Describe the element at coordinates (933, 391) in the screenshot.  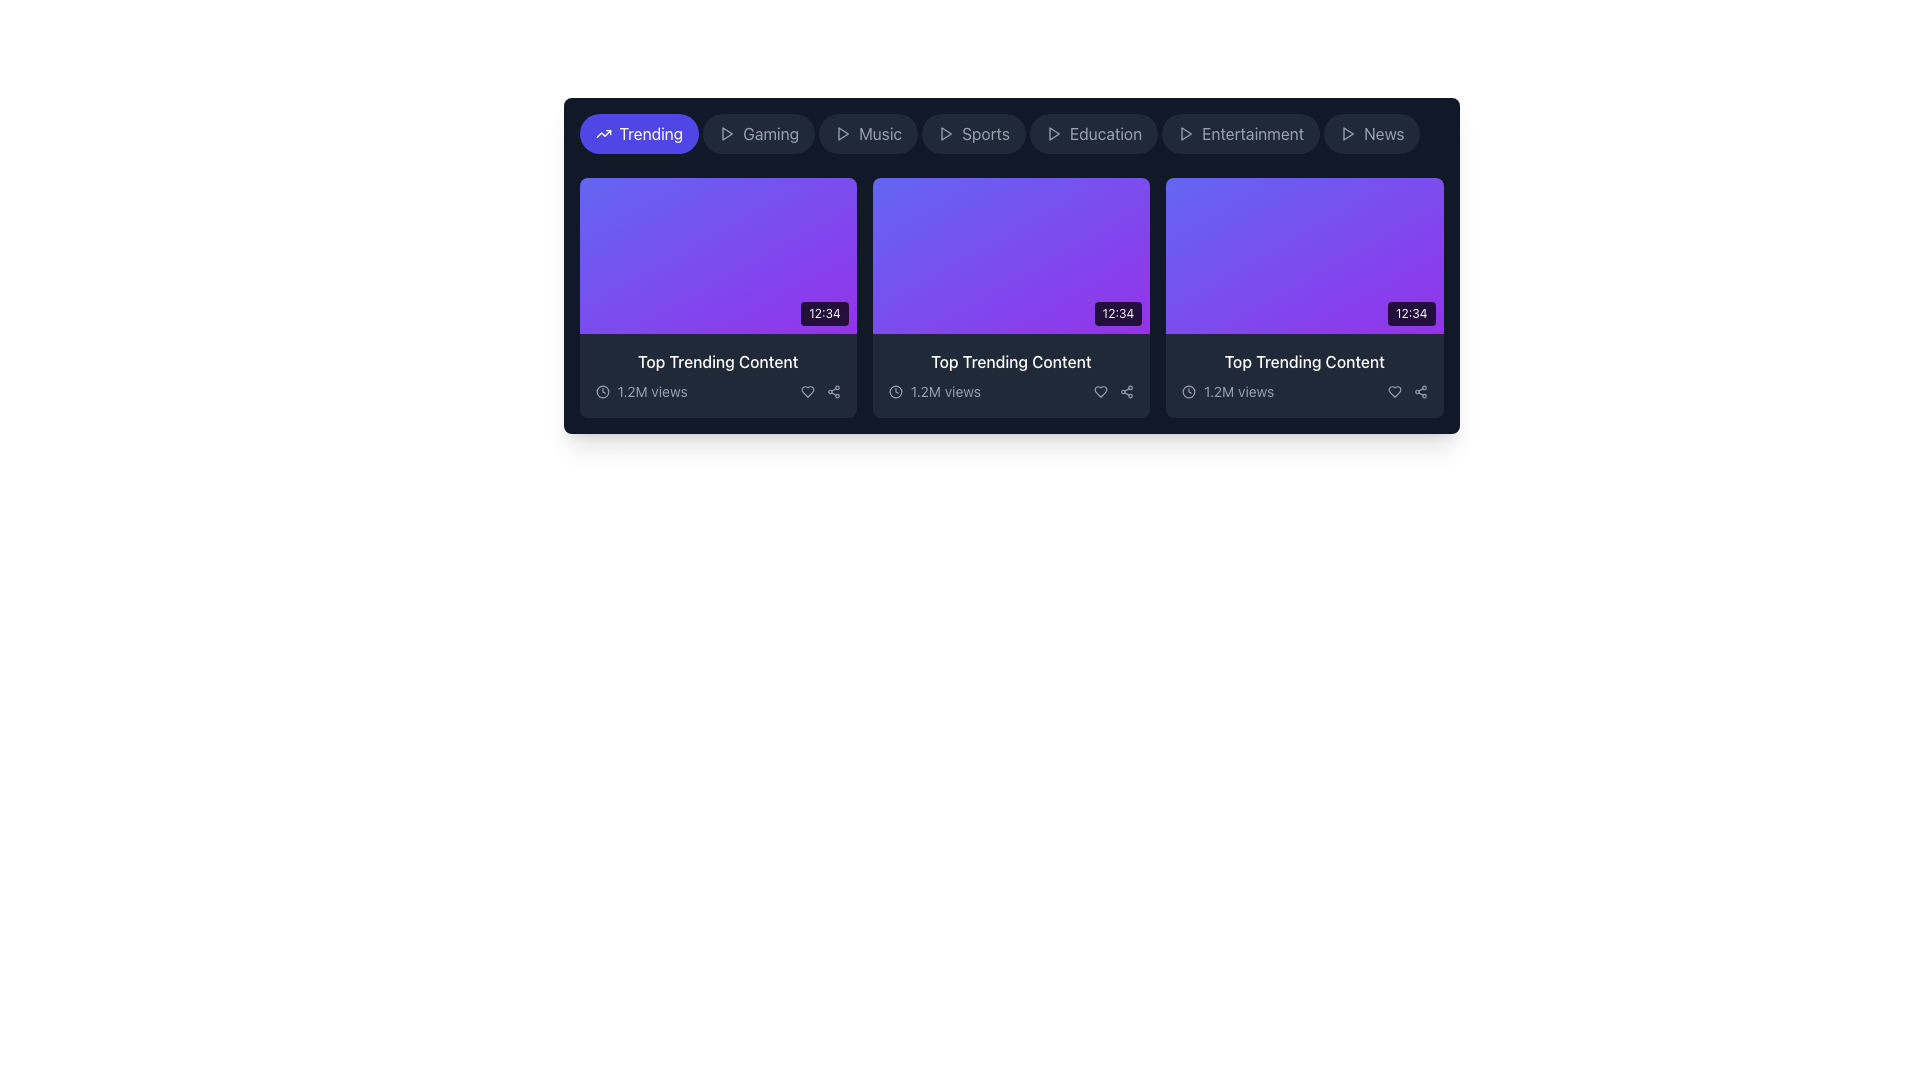
I see `the text label displaying the view count for the associated content, located beneath the second card in a horizontal list of cards` at that location.